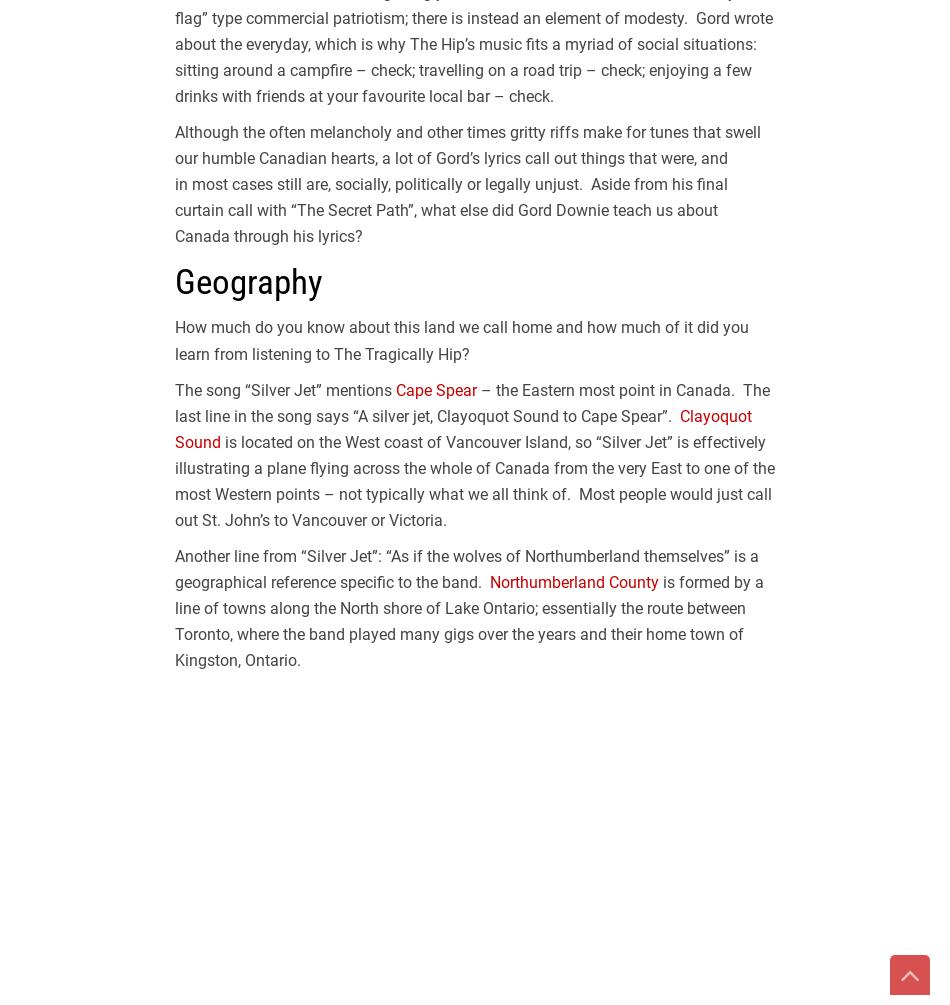  What do you see at coordinates (471, 402) in the screenshot?
I see `'– the Eastern most point in Canada.  The last line in the song says “A silver jet, Clayoquot Sound to Cape Spear”.'` at bounding box center [471, 402].